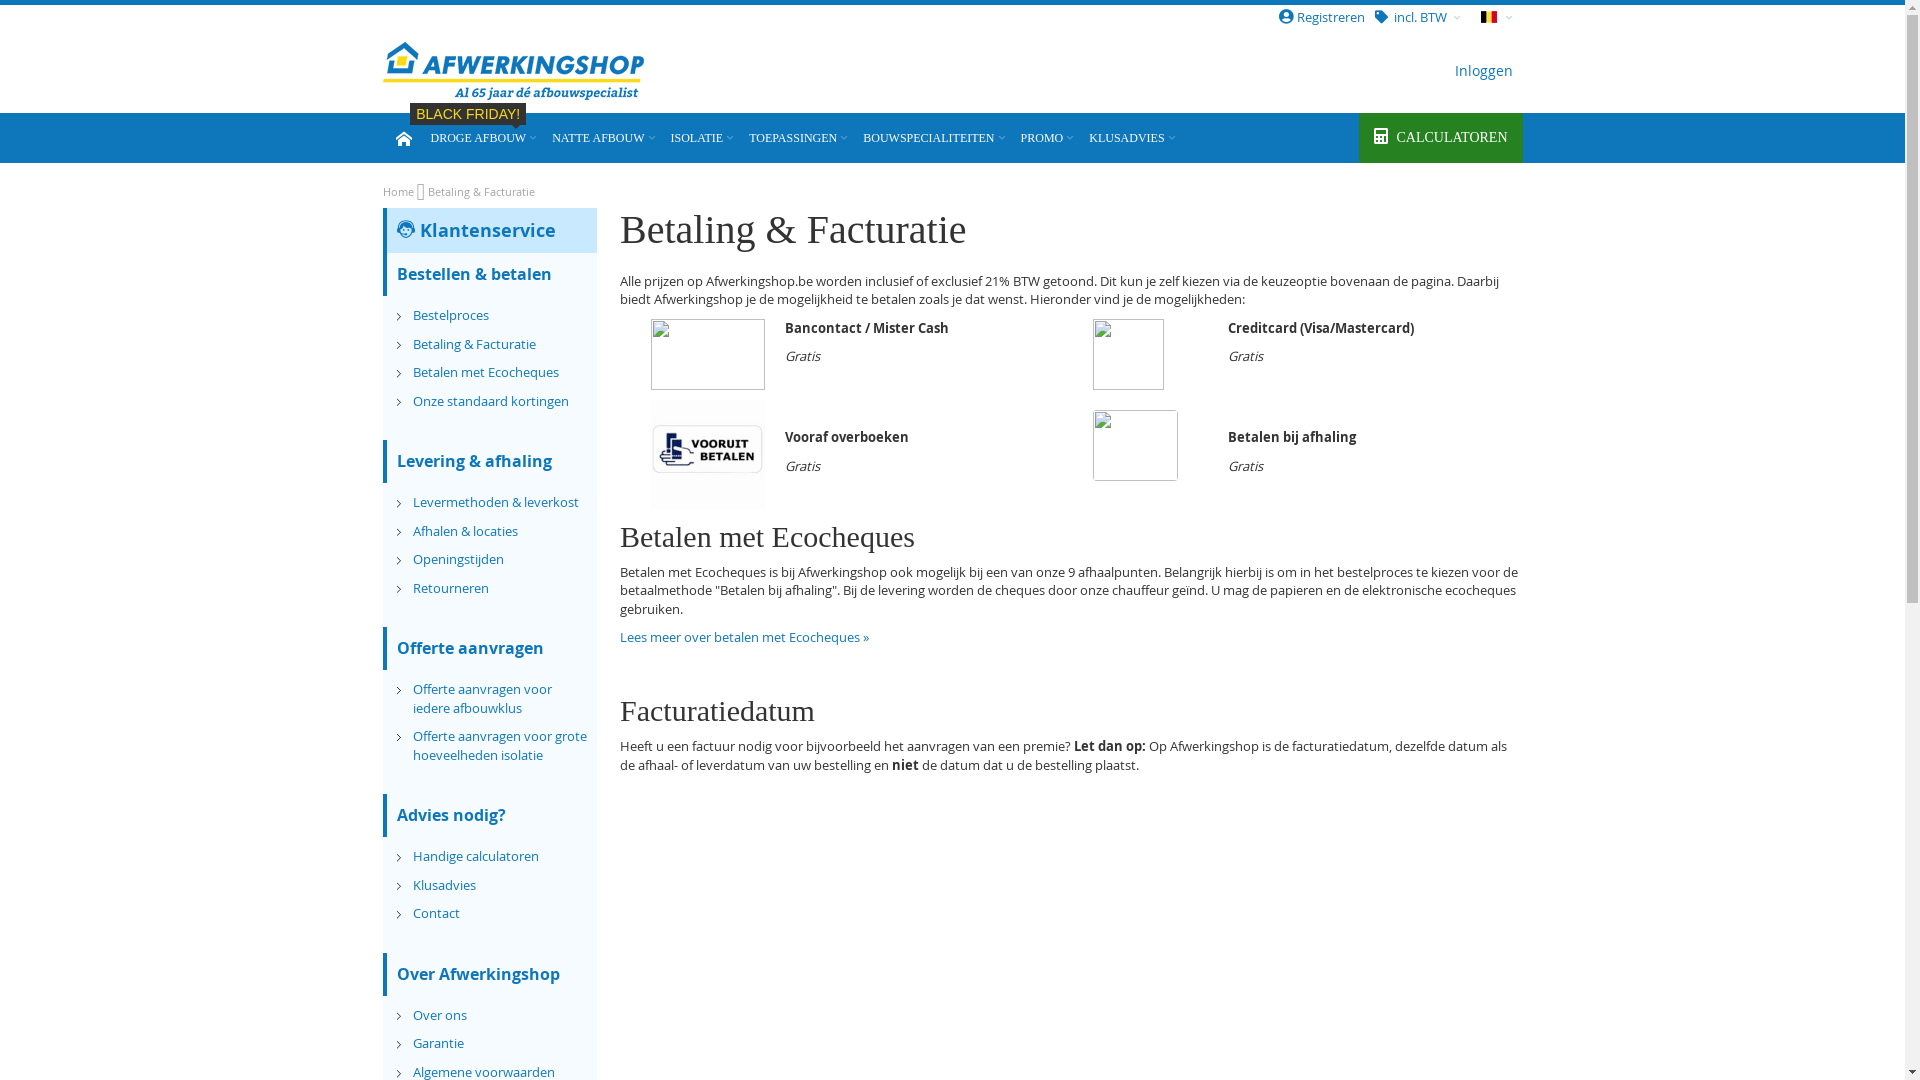  Describe the element at coordinates (934, 137) in the screenshot. I see `'BOUWSPECIALITEITEN'` at that location.